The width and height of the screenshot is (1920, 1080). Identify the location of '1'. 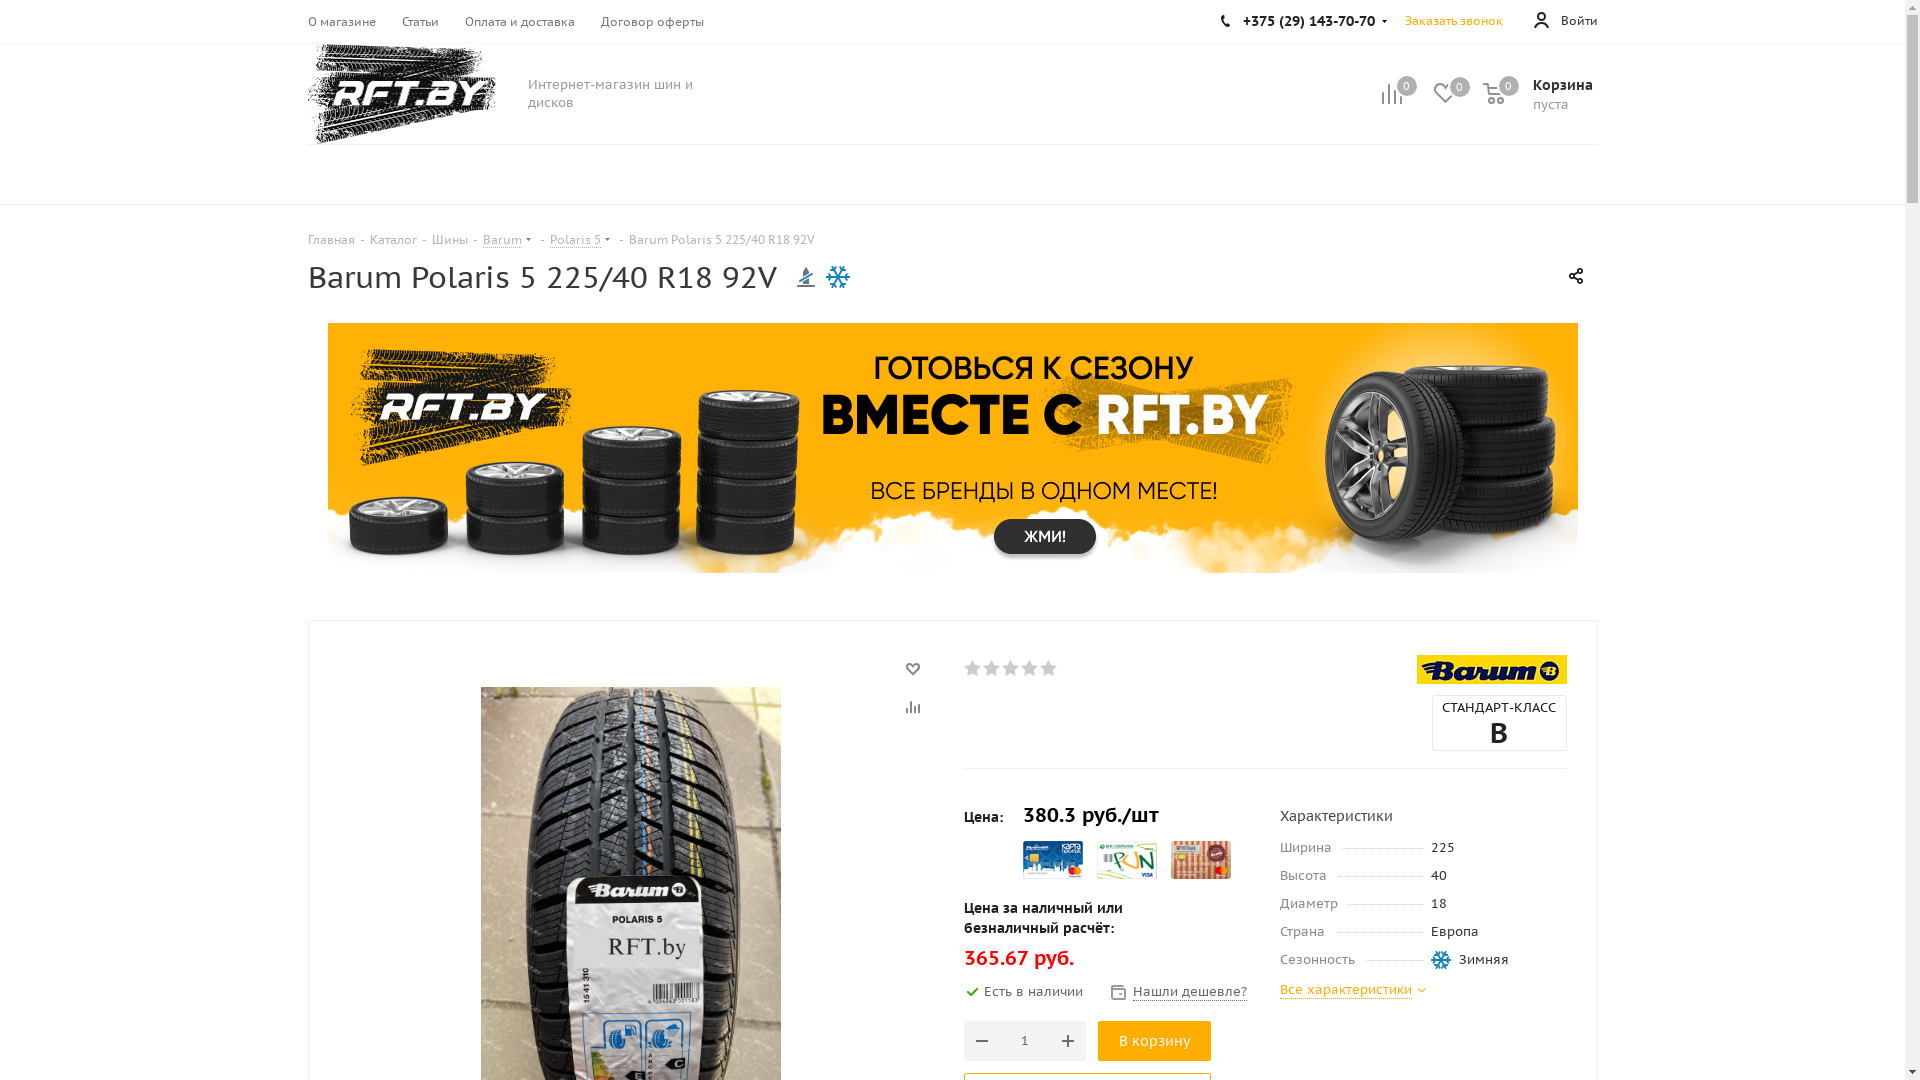
(973, 667).